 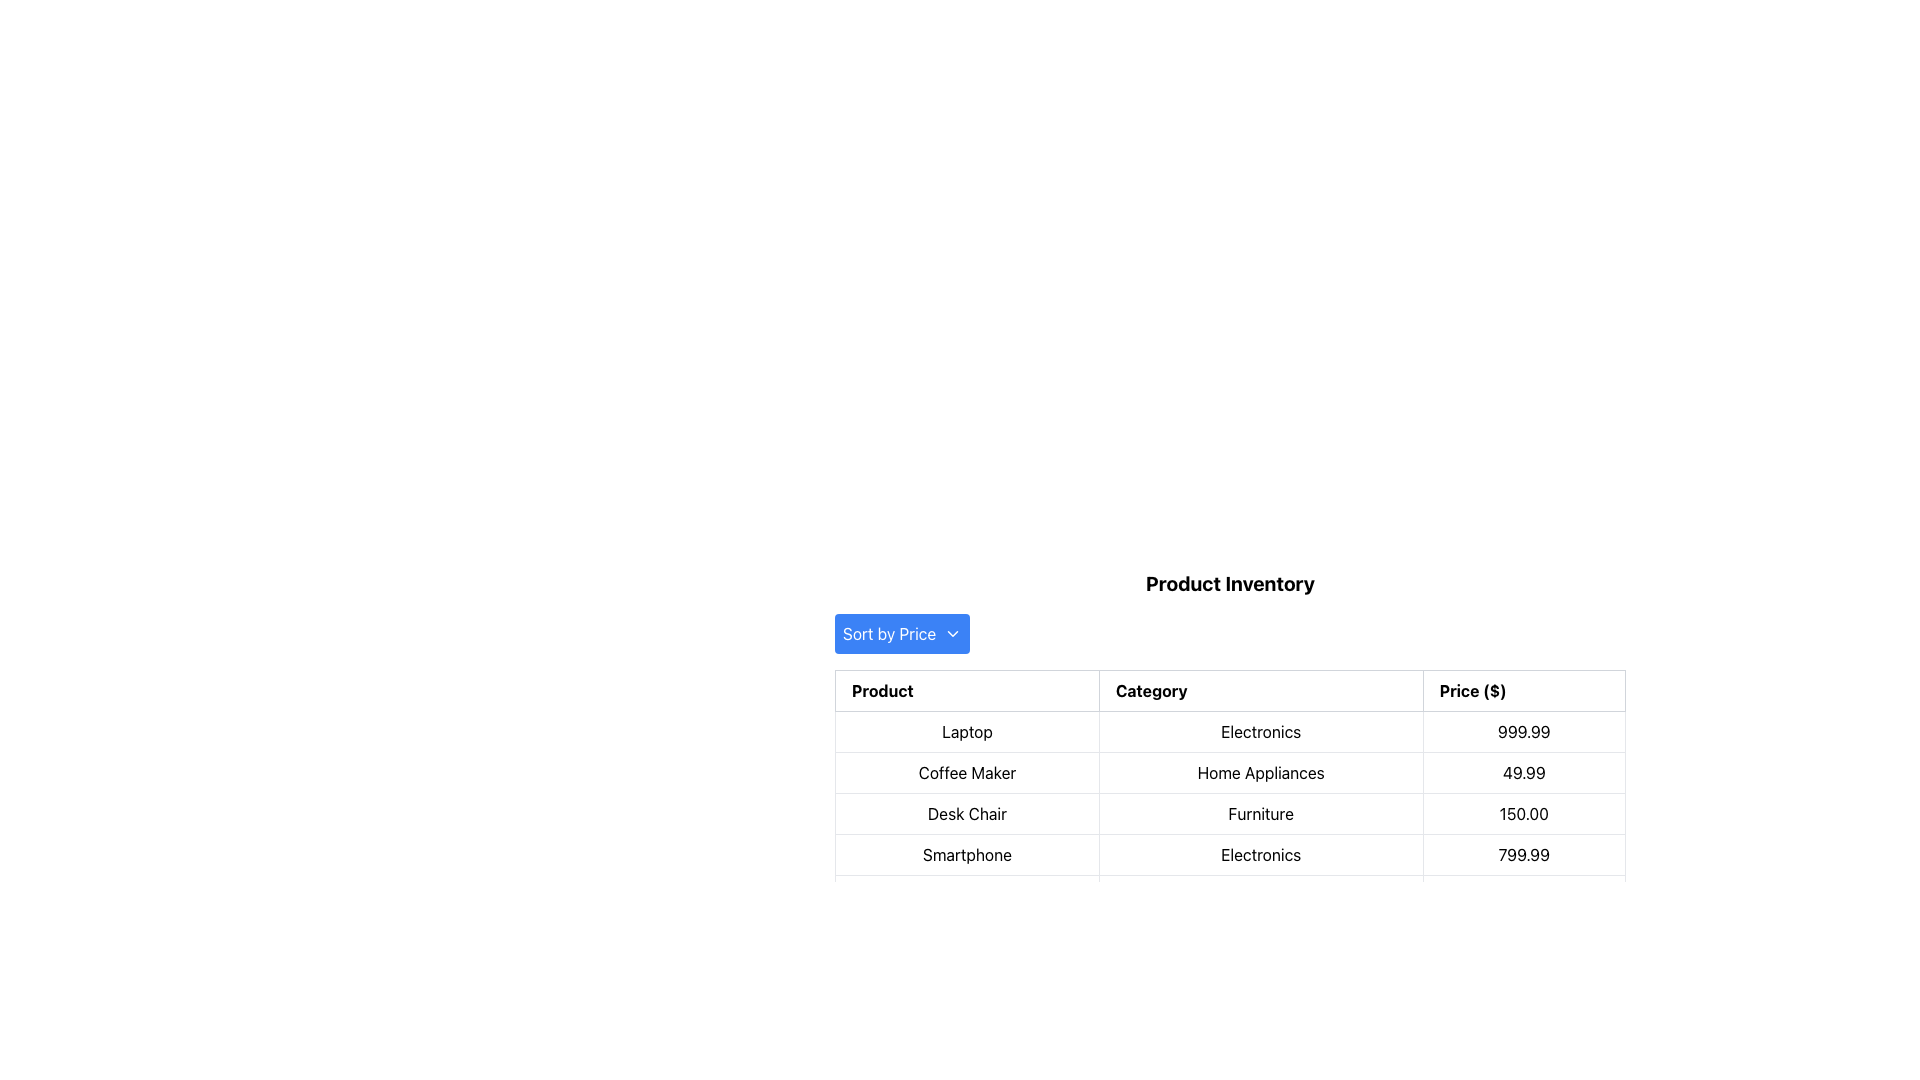 What do you see at coordinates (967, 855) in the screenshot?
I see `text displayed in the first table cell under the 'Product' column in the bottom-most row of the product inventory table, which shows the name 'Smartphone'` at bounding box center [967, 855].